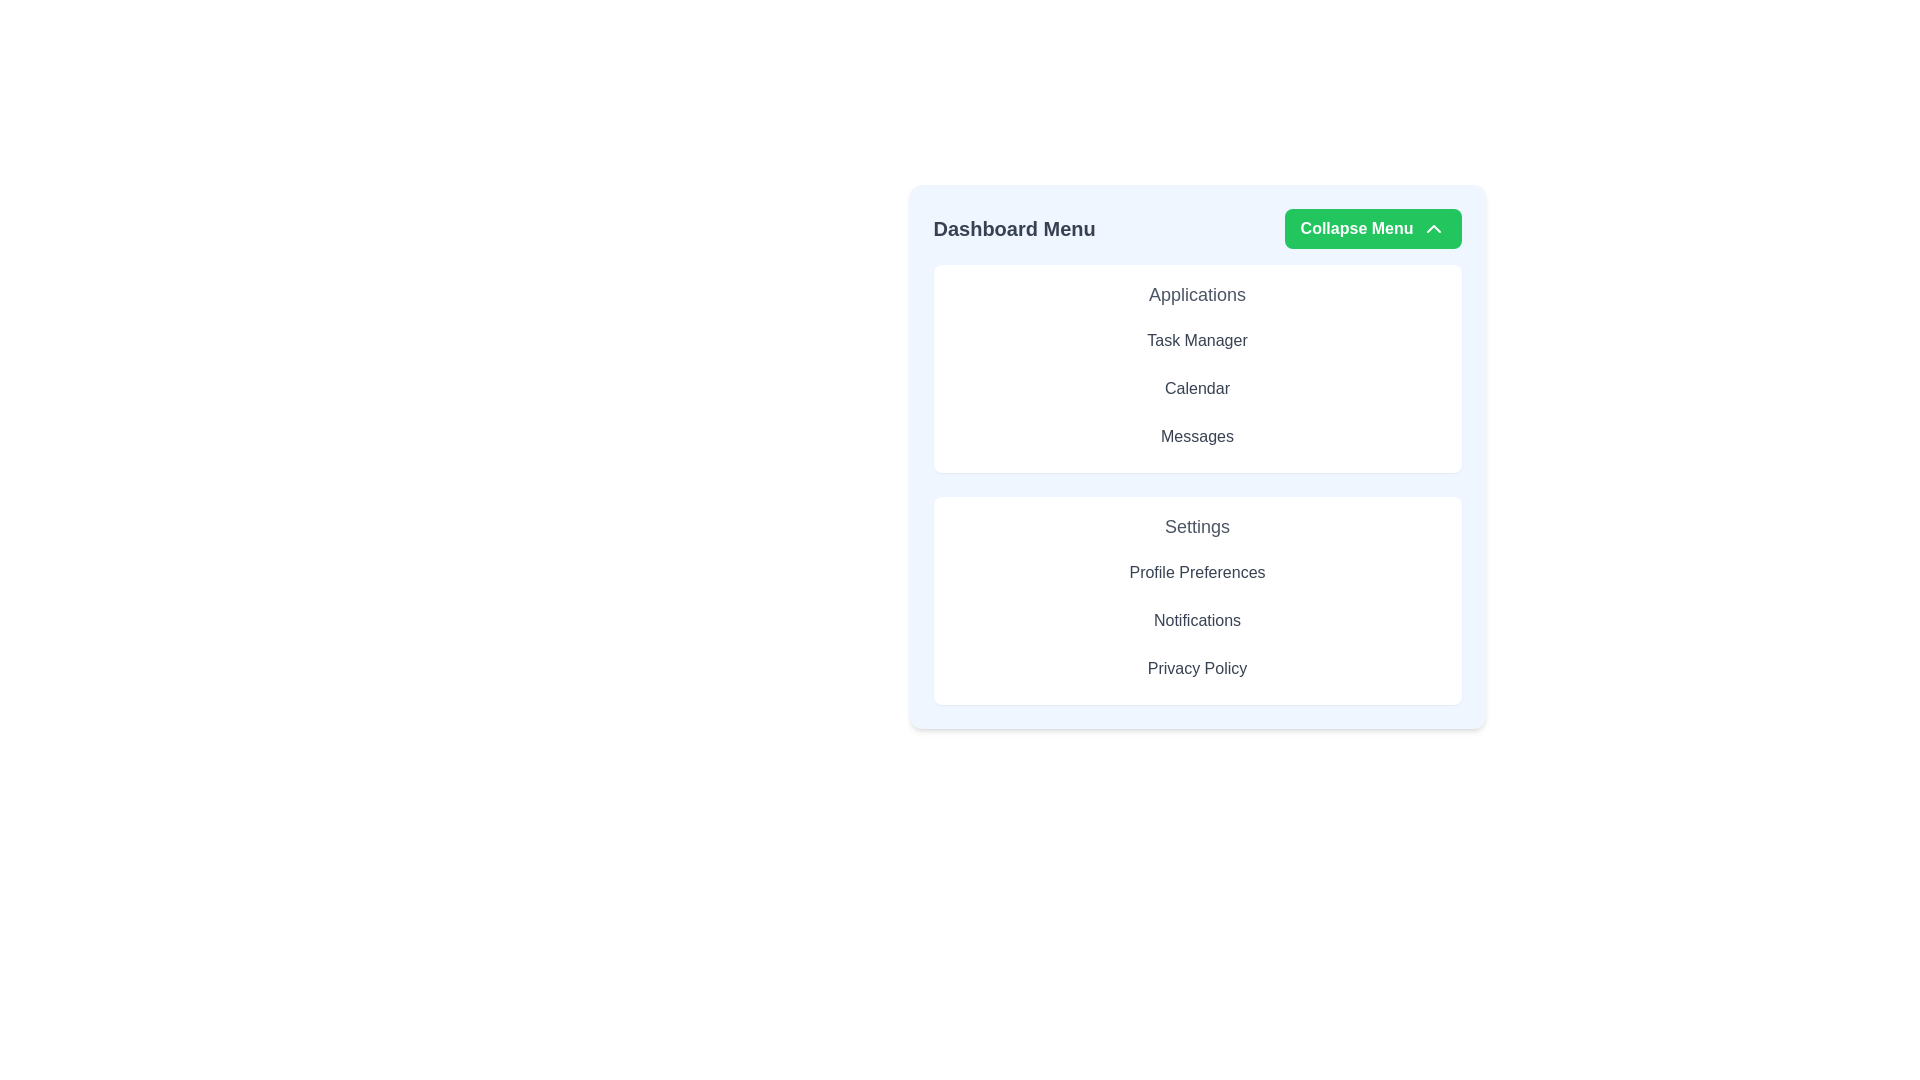 Image resolution: width=1920 pixels, height=1080 pixels. I want to click on the text link at the bottom of the Settings section, so click(1197, 668).